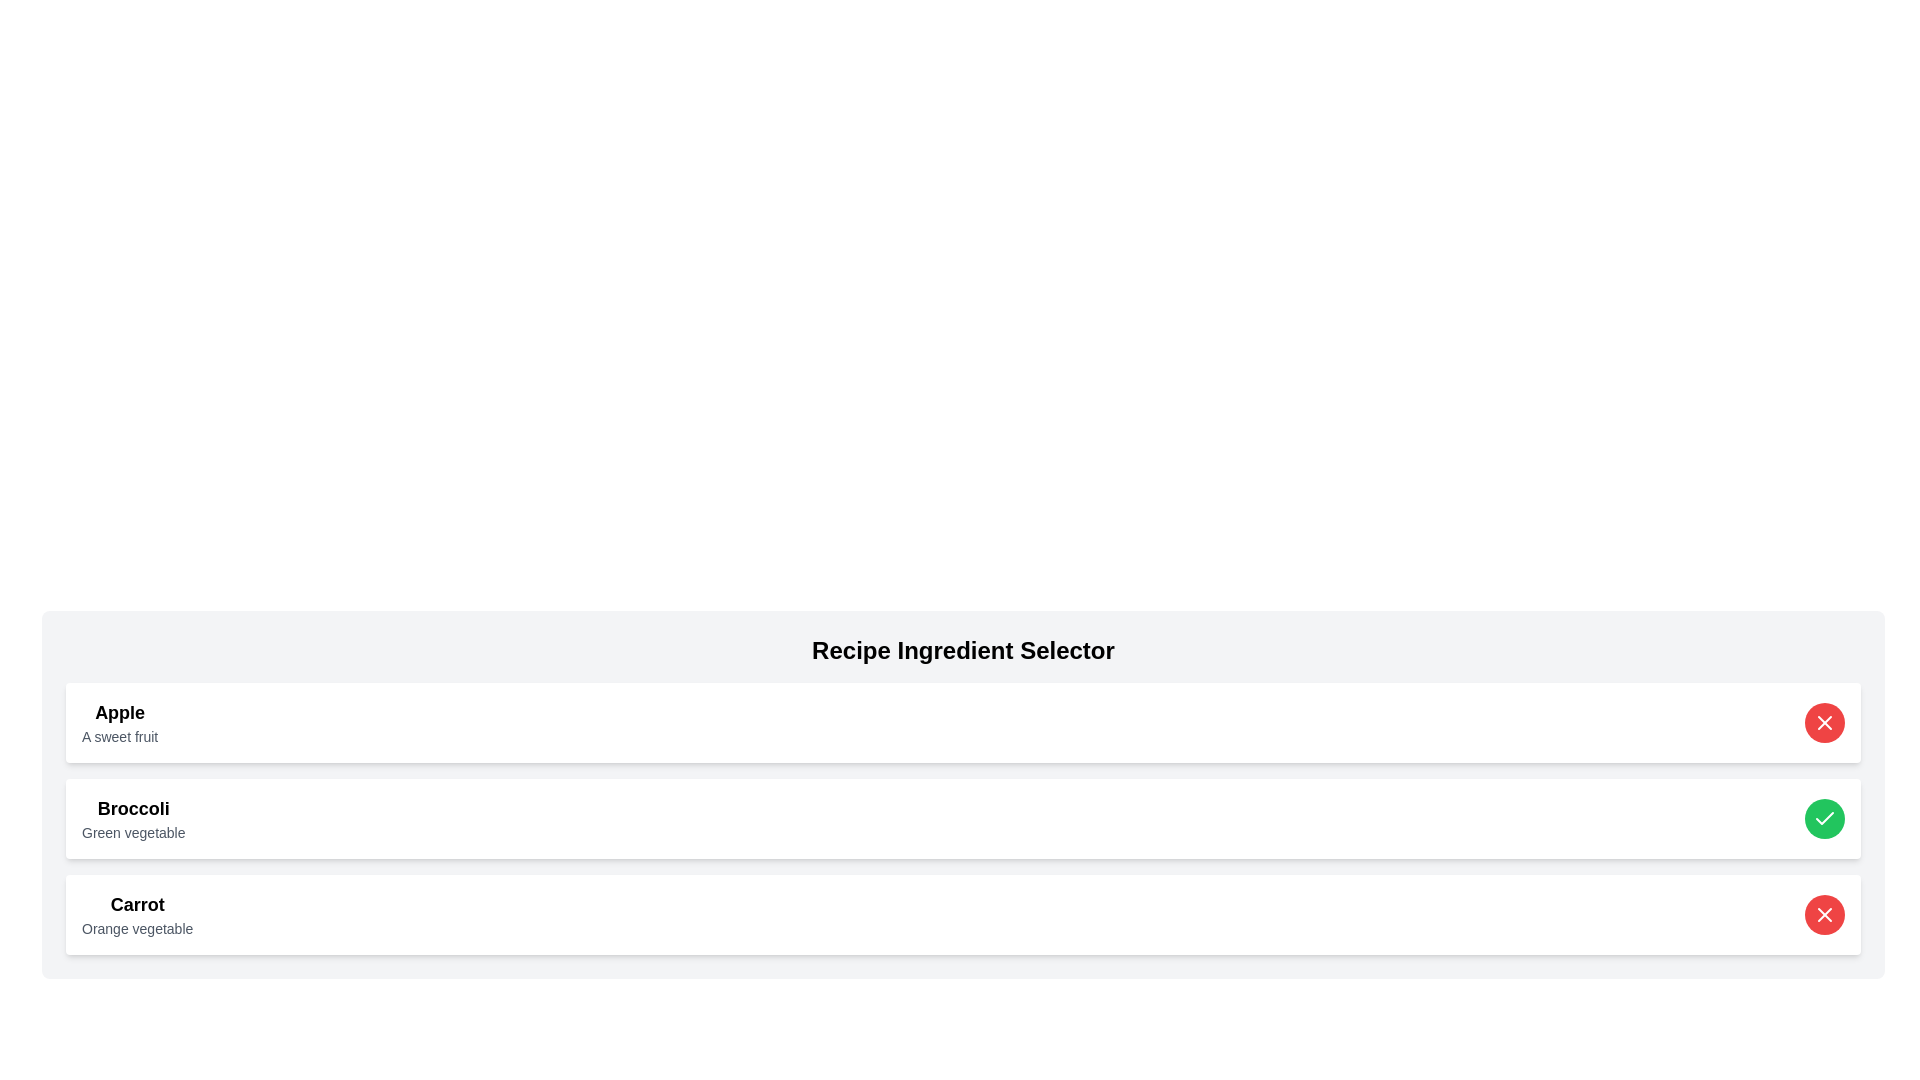  Describe the element at coordinates (963, 818) in the screenshot. I see `the green checkmark on the List Item Component representing 'Broccoli' to deselect it` at that location.